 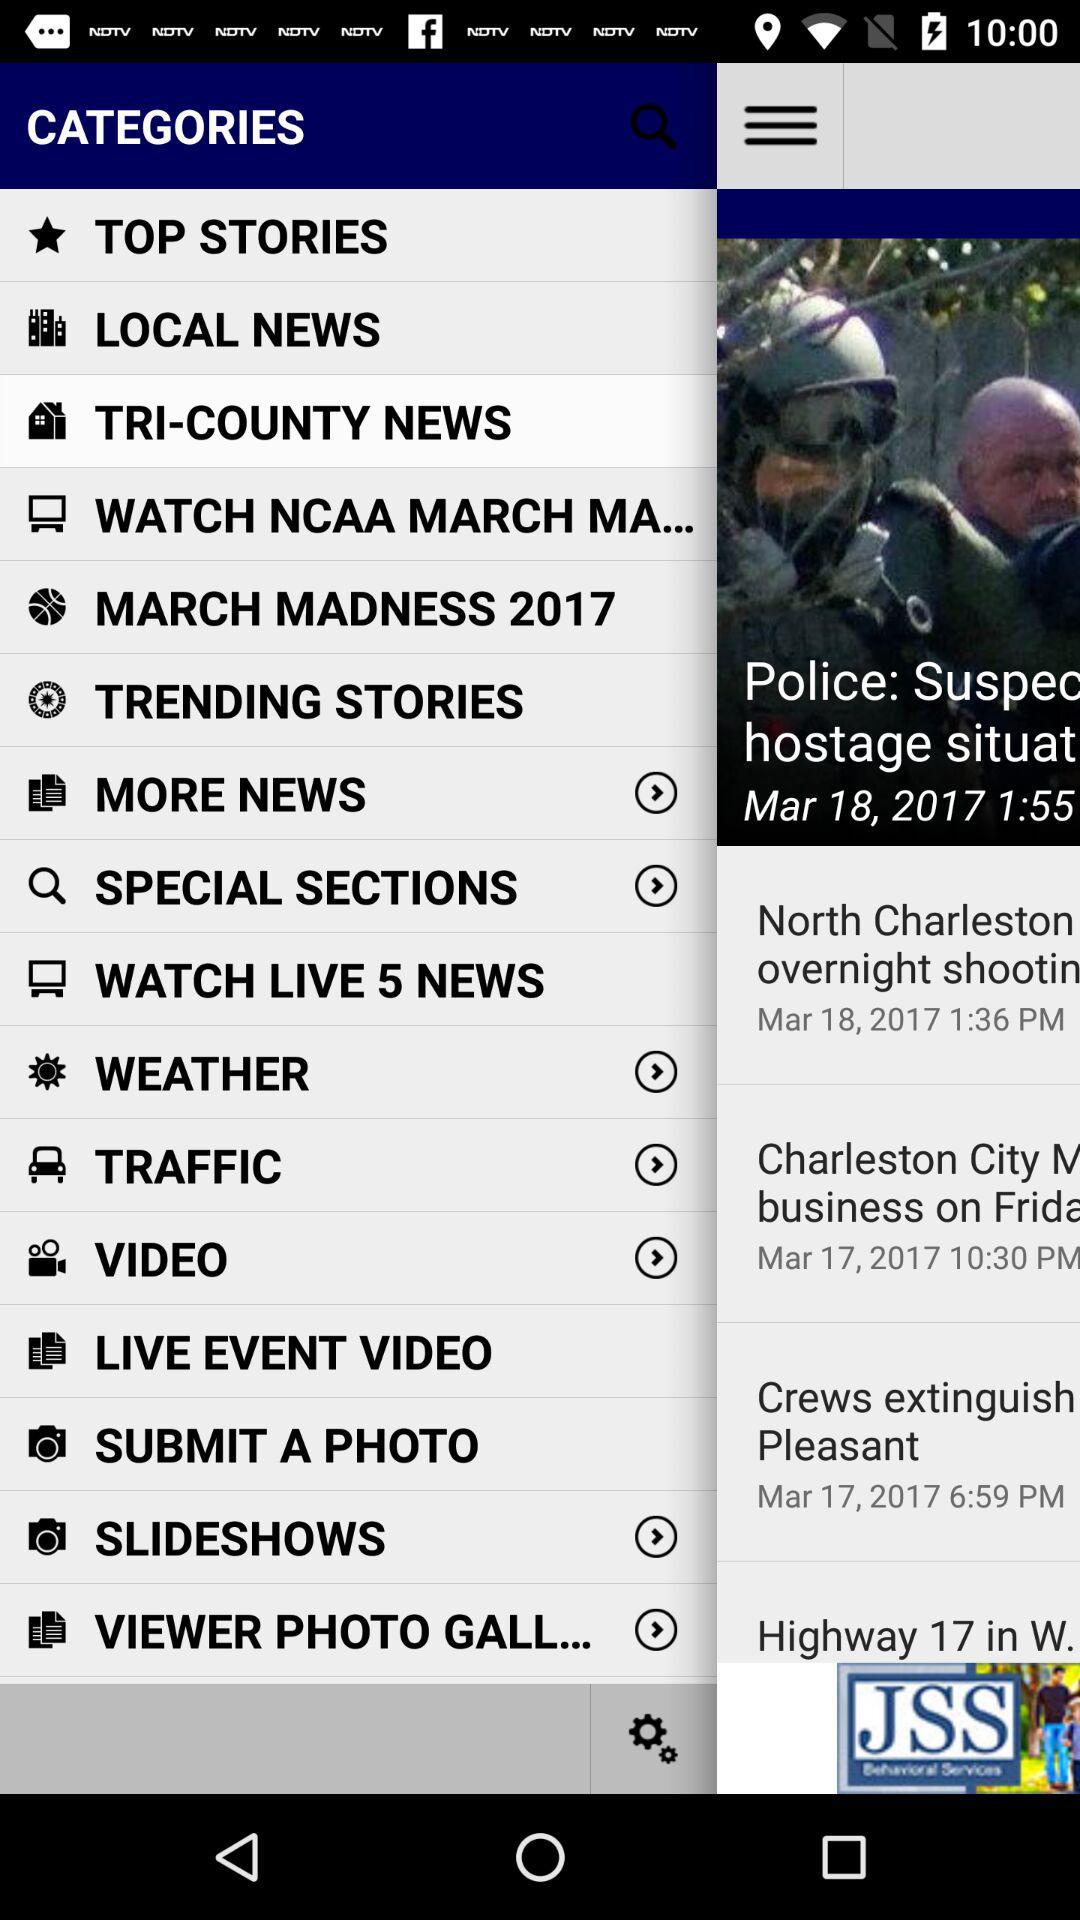 I want to click on categories item, so click(x=357, y=124).